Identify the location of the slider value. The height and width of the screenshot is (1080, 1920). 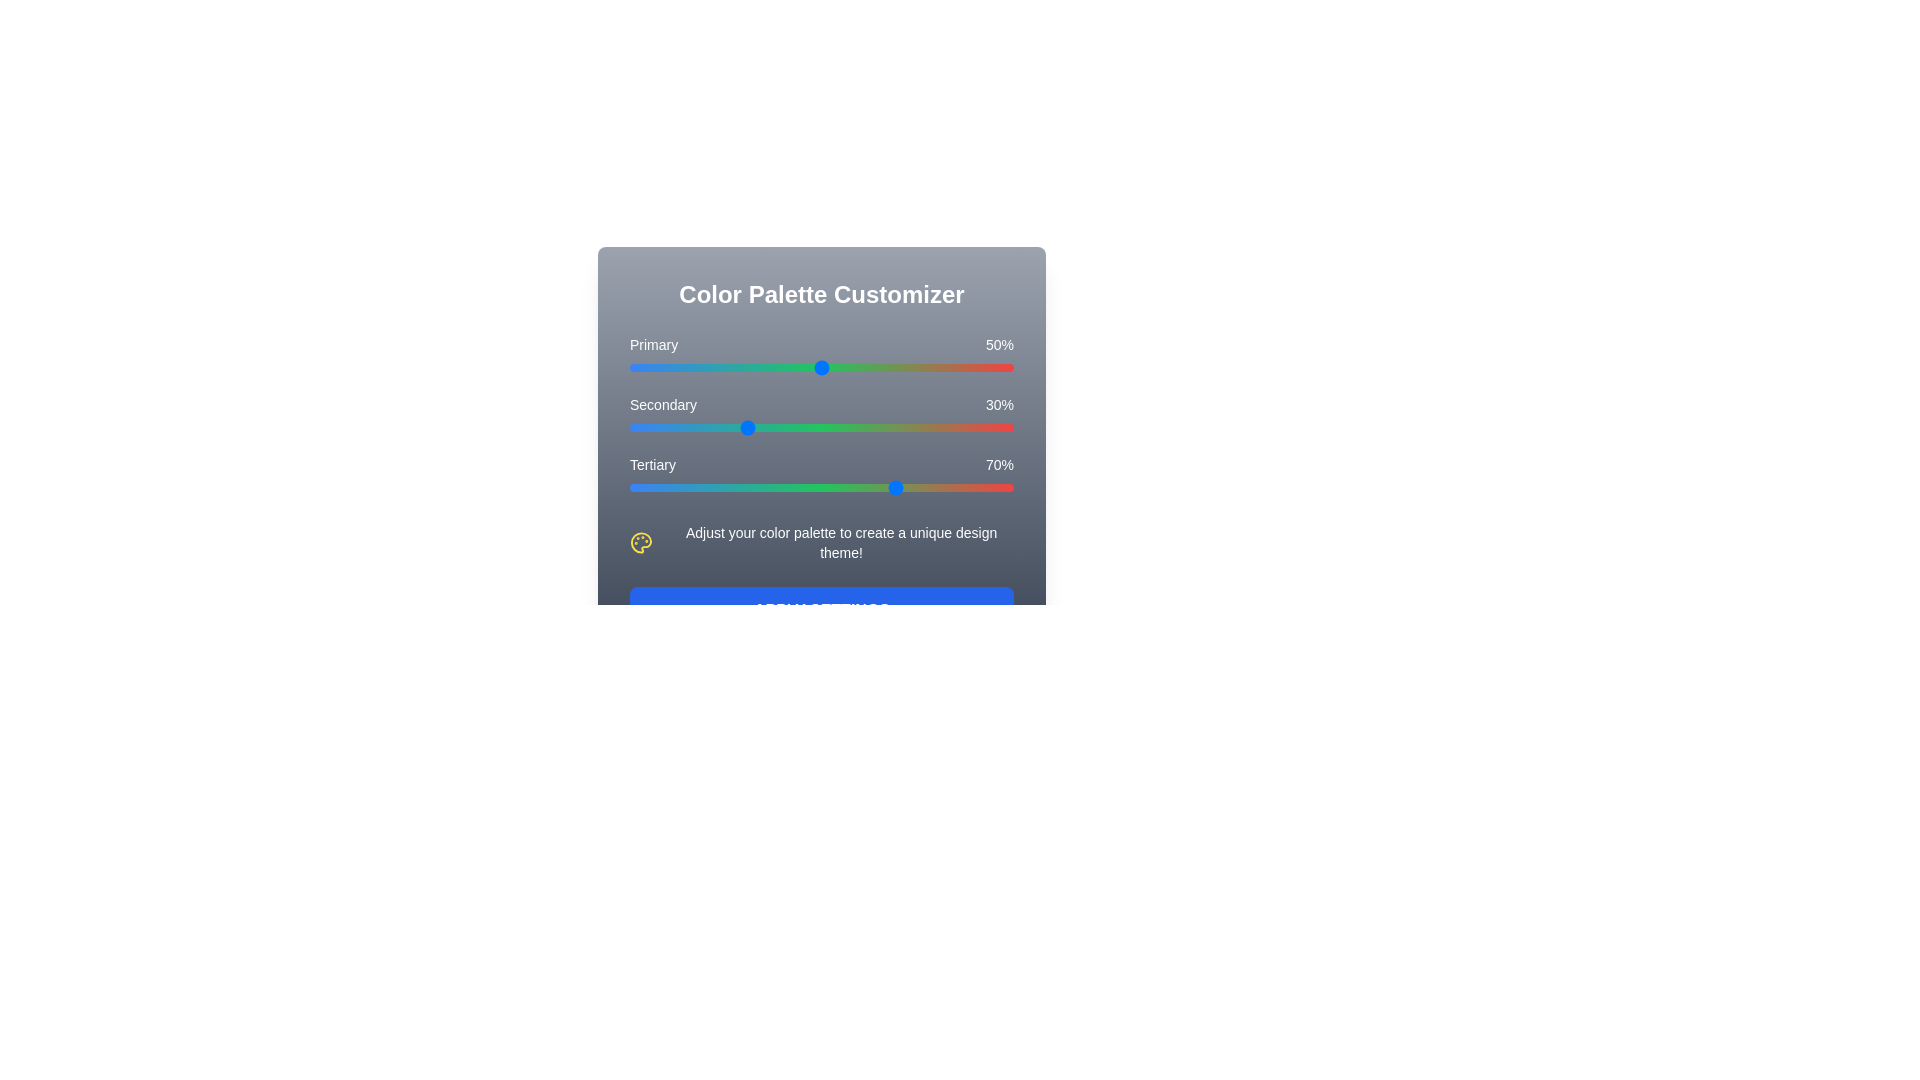
(732, 427).